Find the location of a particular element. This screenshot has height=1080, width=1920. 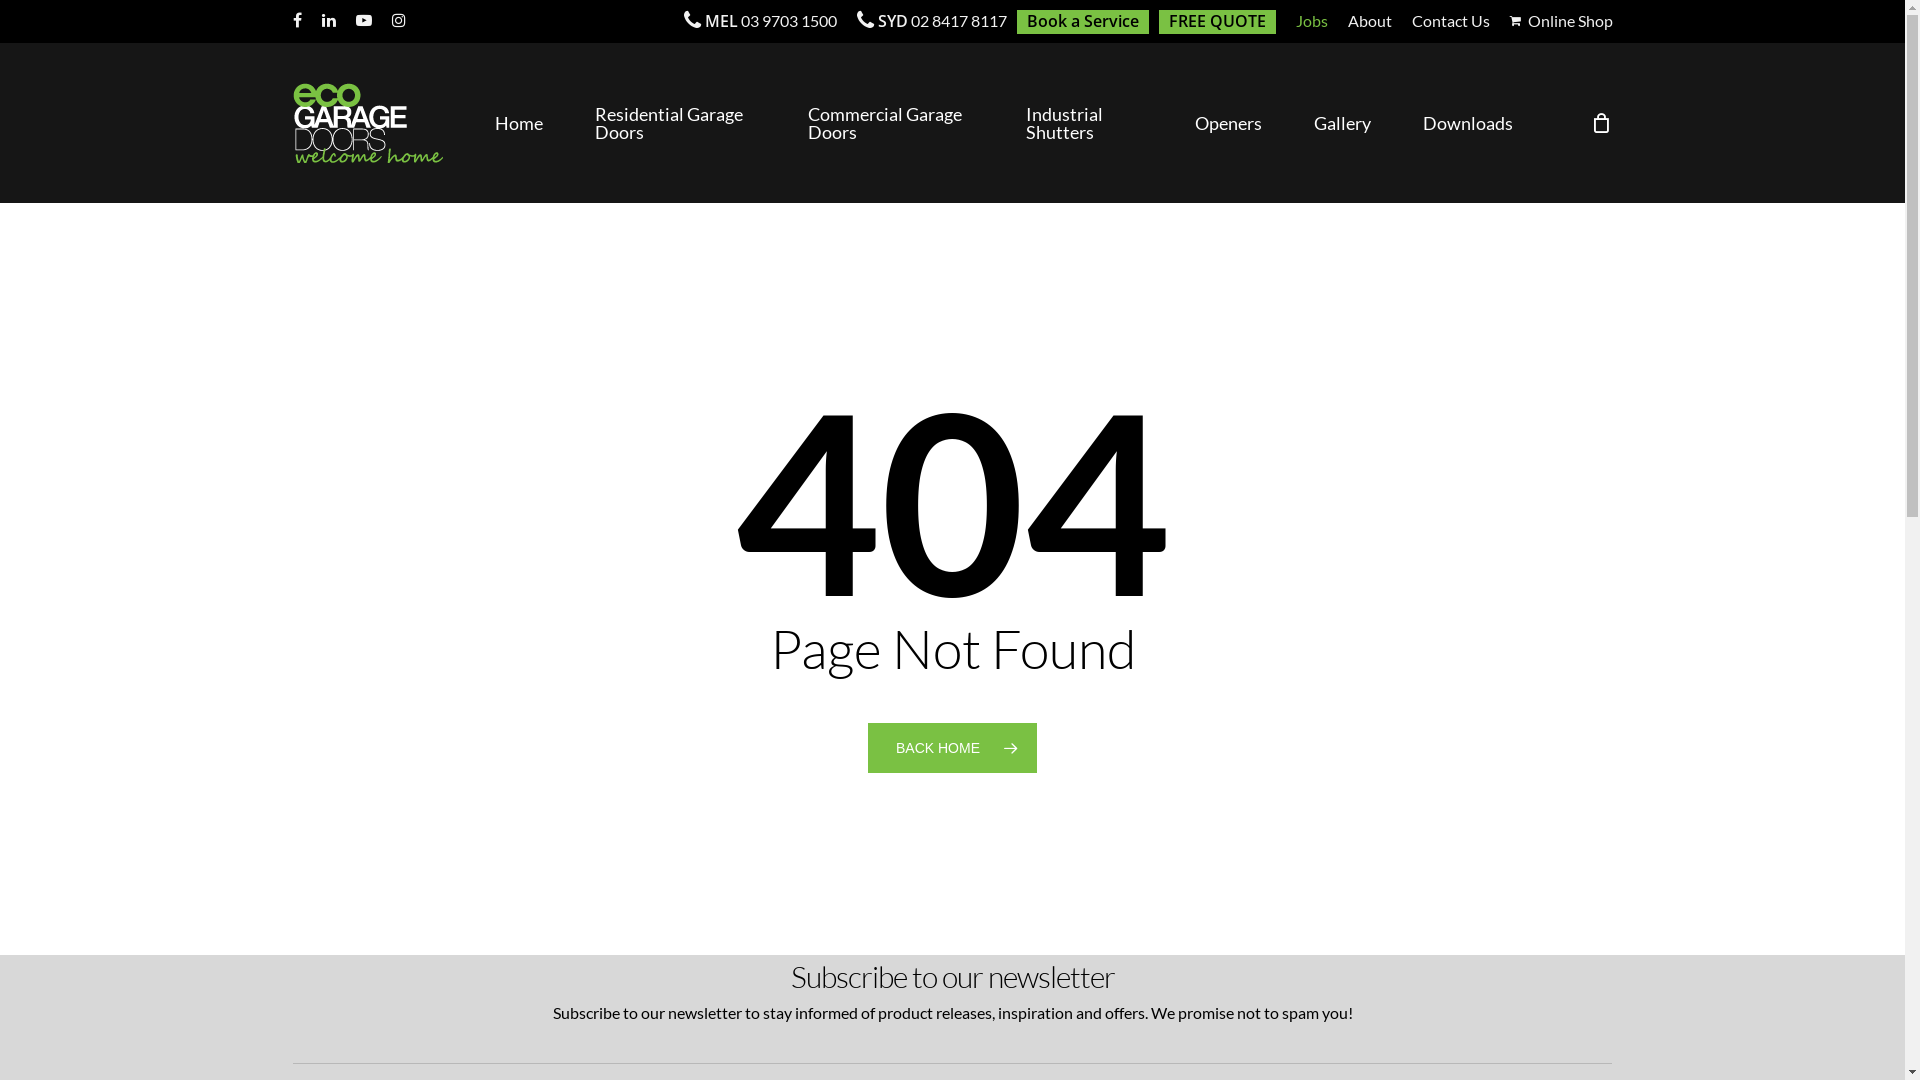

'facebook' is located at coordinates (295, 20).